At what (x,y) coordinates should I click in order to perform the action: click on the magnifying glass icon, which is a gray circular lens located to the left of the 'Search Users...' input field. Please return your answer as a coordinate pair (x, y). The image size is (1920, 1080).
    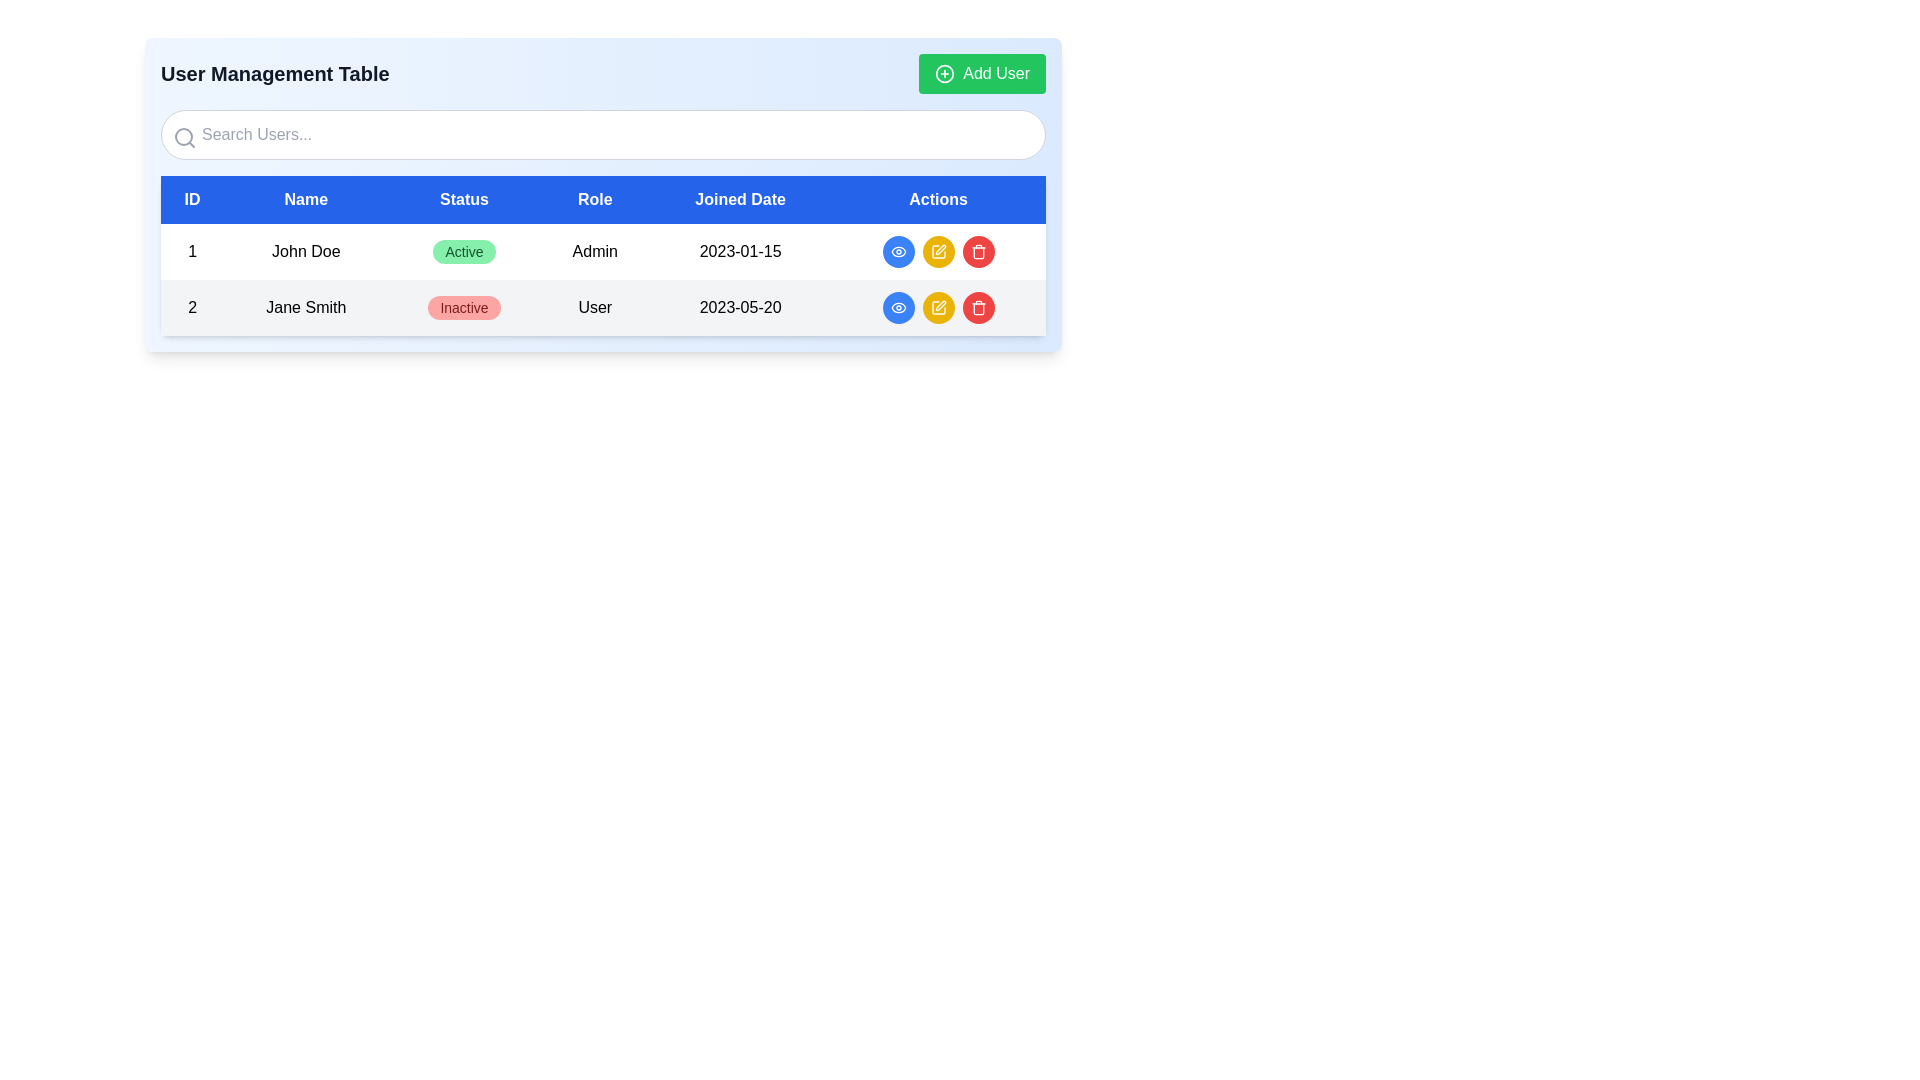
    Looking at the image, I should click on (185, 137).